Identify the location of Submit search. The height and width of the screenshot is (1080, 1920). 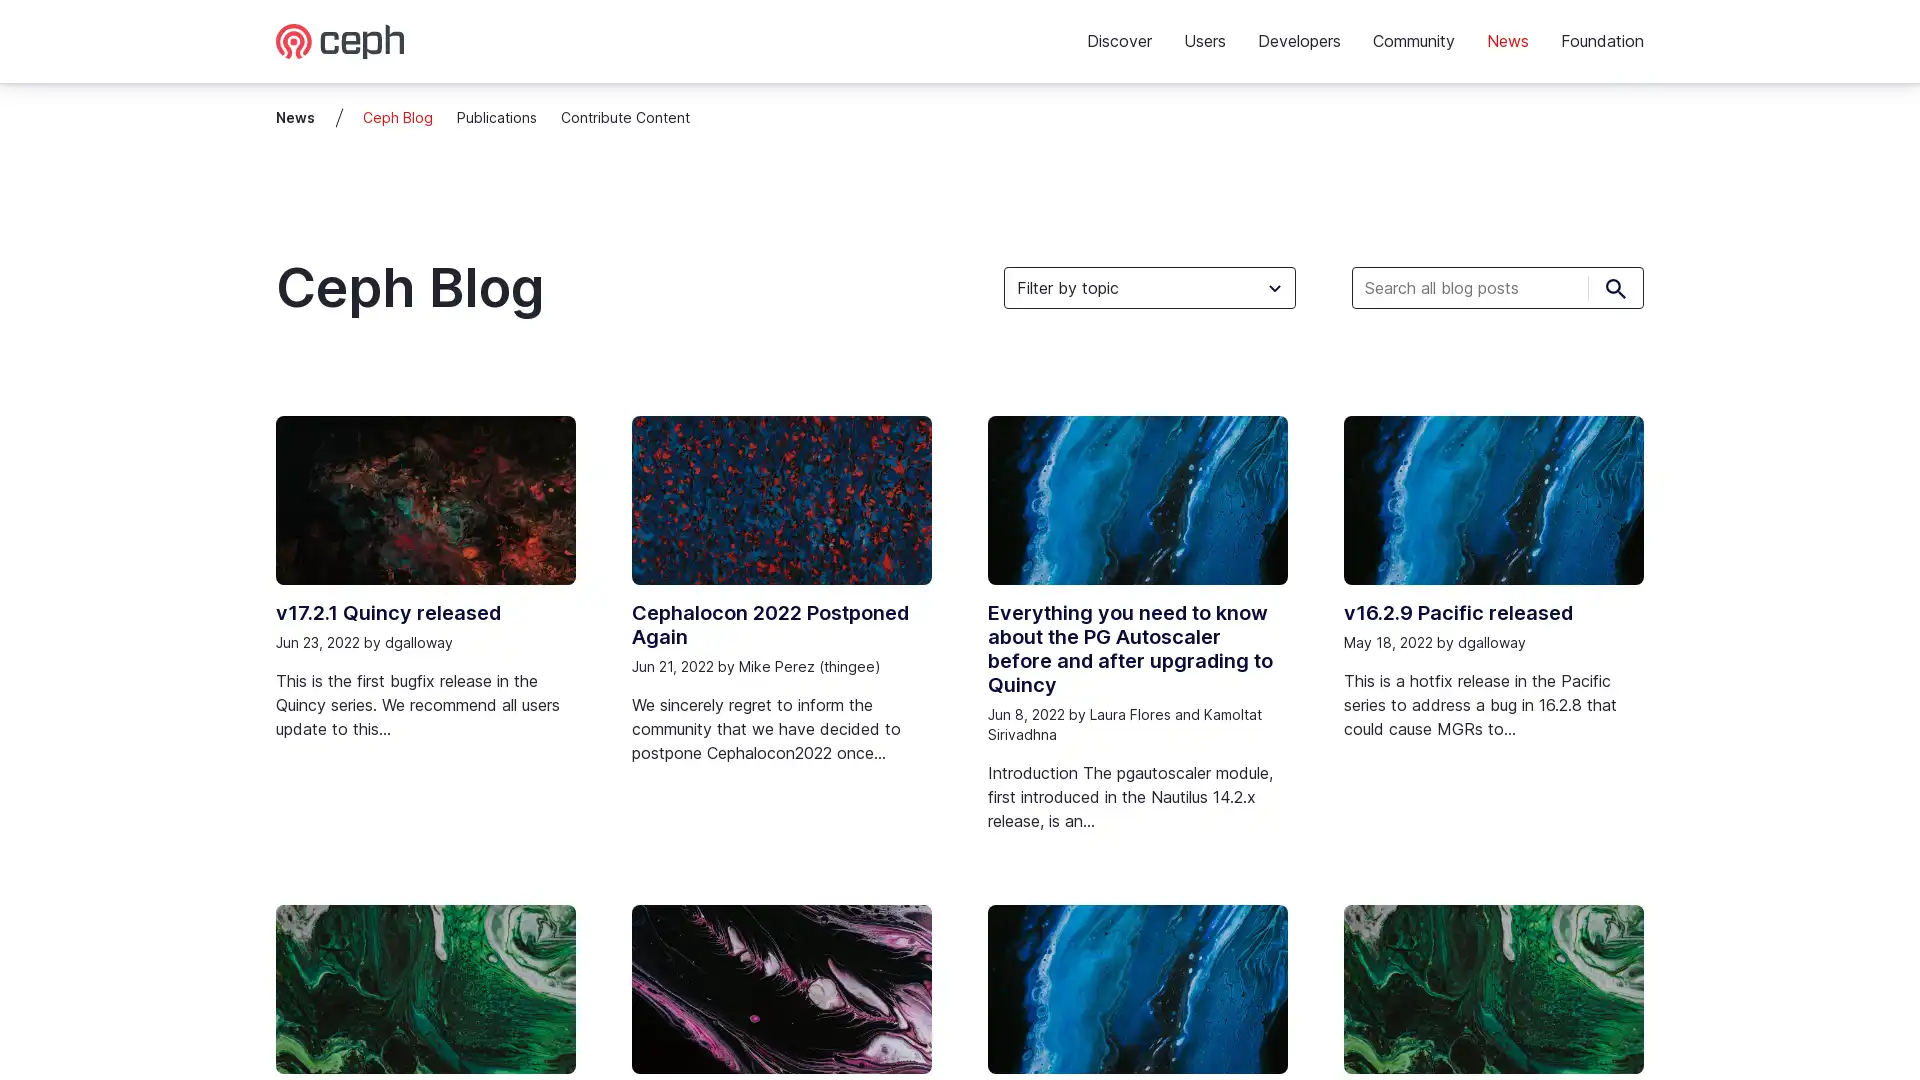
(1616, 287).